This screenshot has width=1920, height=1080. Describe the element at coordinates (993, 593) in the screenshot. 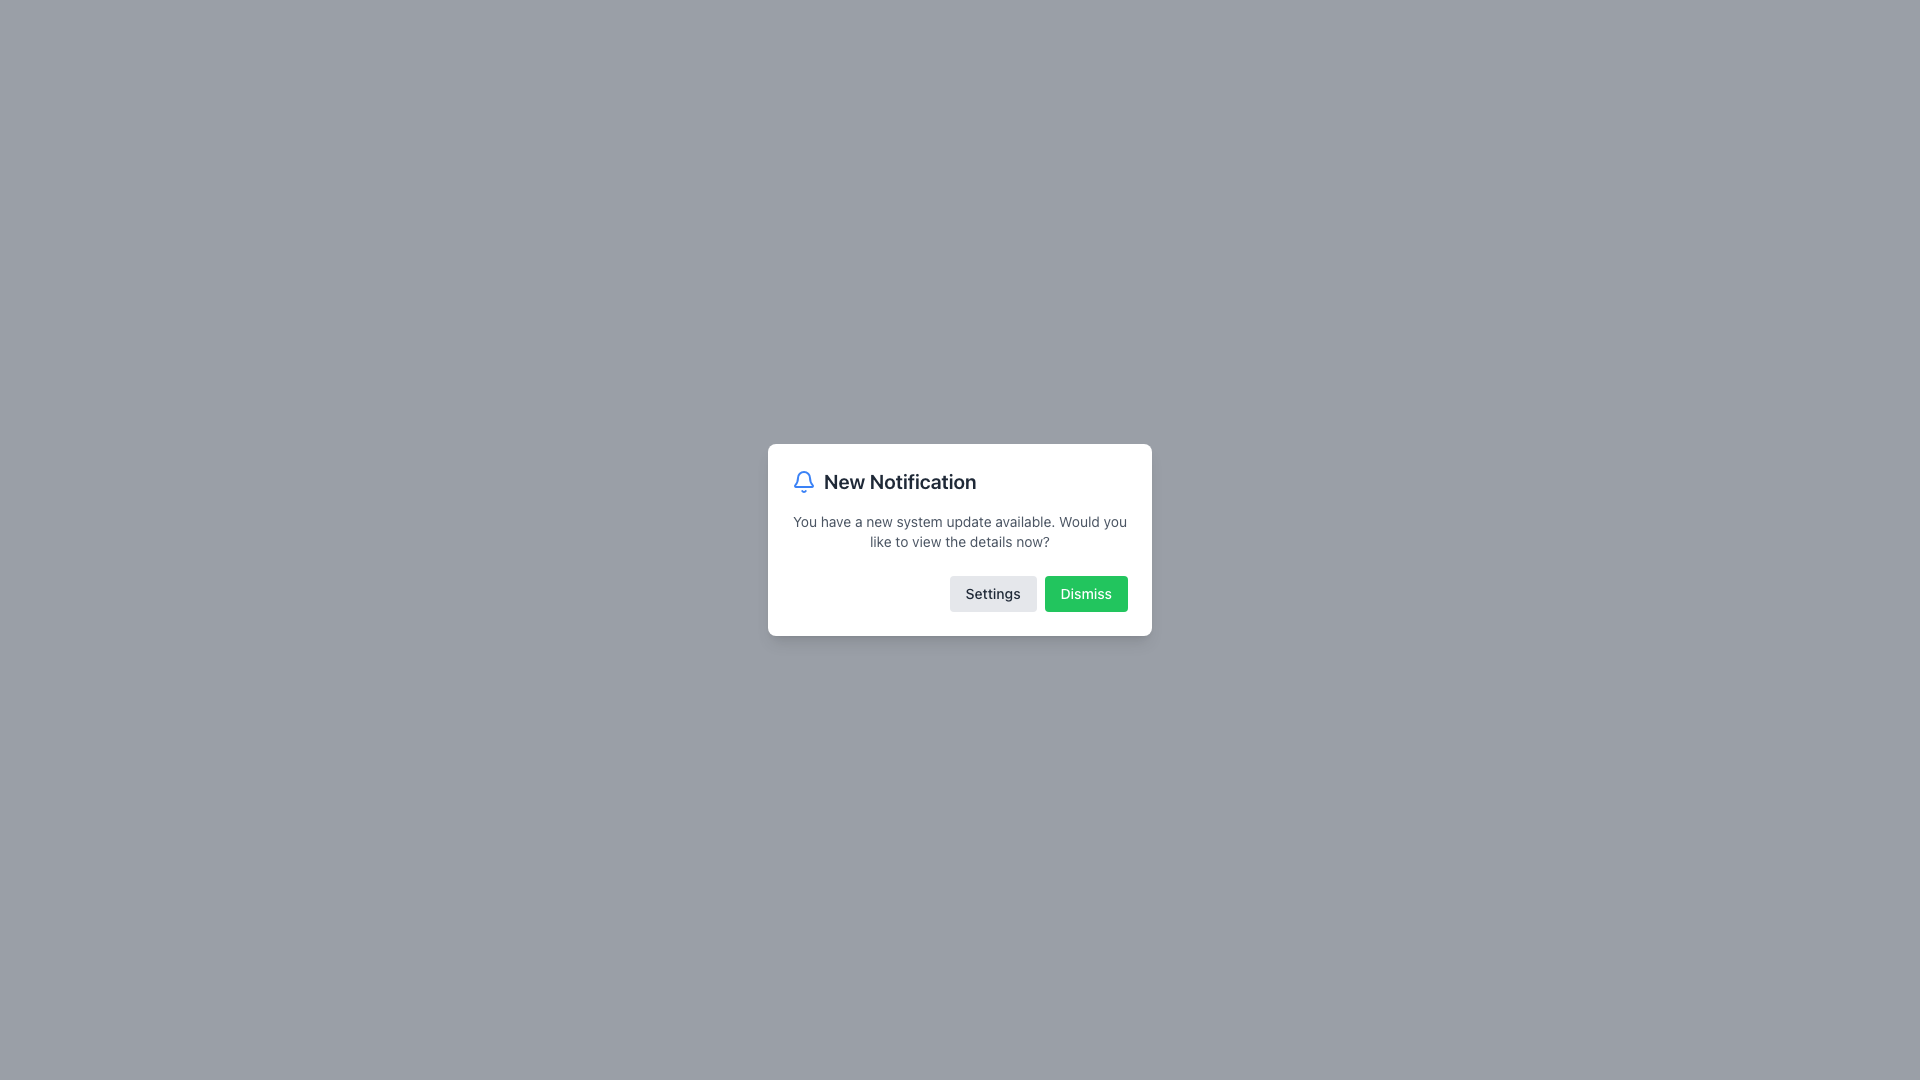

I see `the settings button located at the lower right section of the notification modal window, which is situated to the left of the green 'Dismiss' button` at that location.